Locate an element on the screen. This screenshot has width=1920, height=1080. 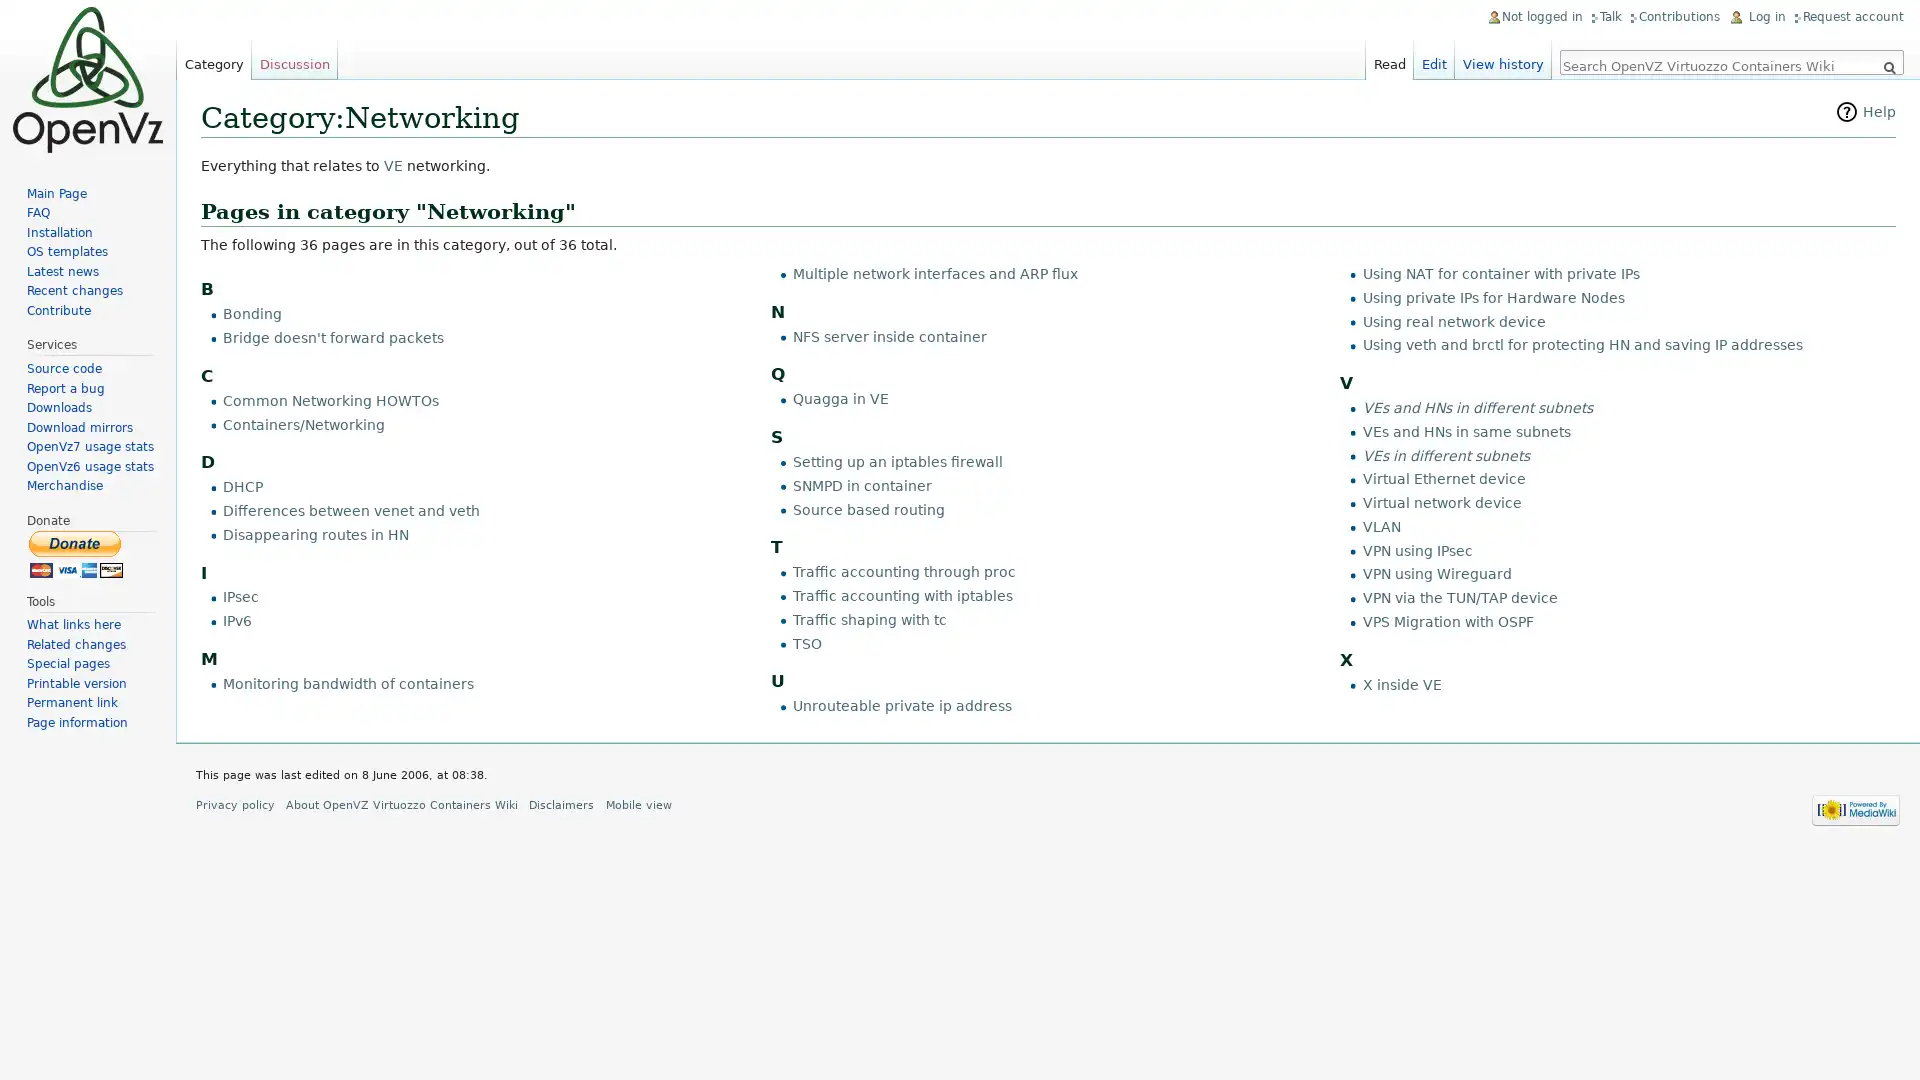
PayPal - The safer, easier way to pay online! is located at coordinates (76, 553).